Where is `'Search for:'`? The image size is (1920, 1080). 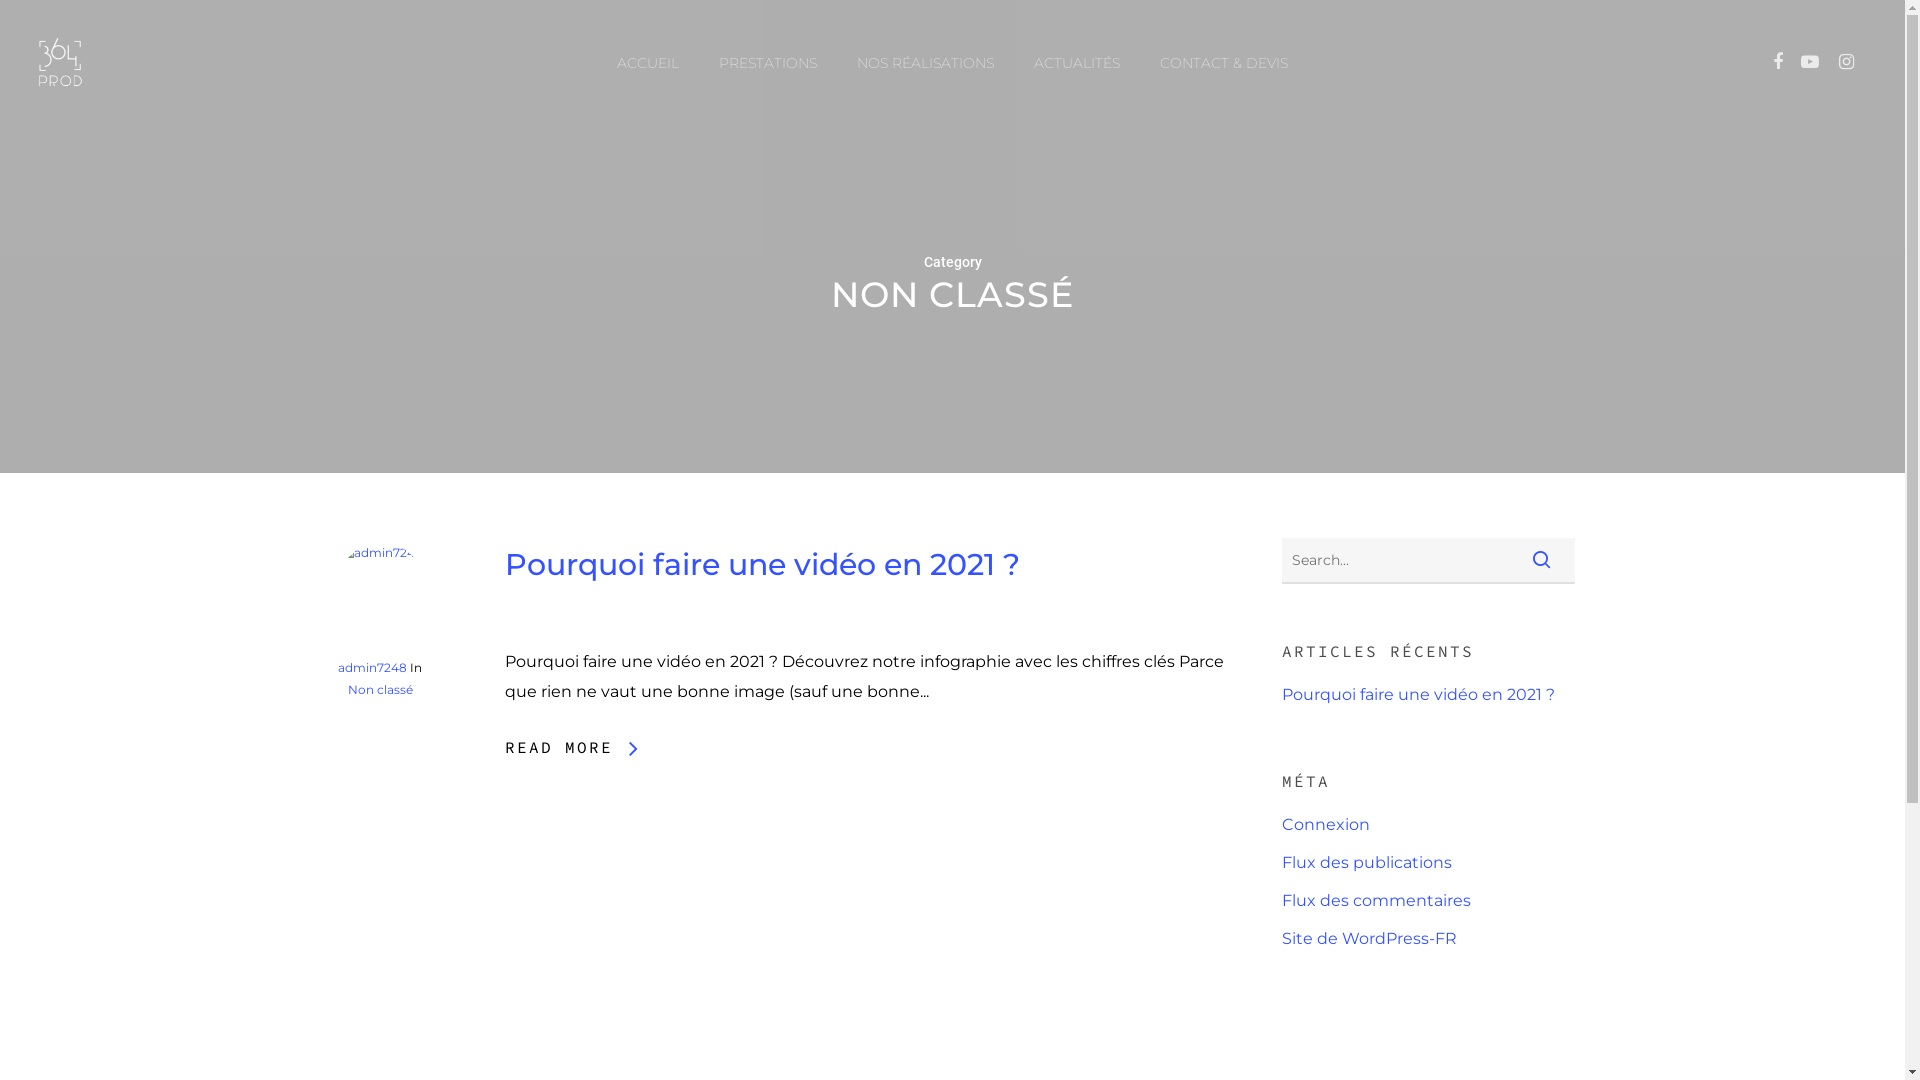 'Search for:' is located at coordinates (1427, 560).